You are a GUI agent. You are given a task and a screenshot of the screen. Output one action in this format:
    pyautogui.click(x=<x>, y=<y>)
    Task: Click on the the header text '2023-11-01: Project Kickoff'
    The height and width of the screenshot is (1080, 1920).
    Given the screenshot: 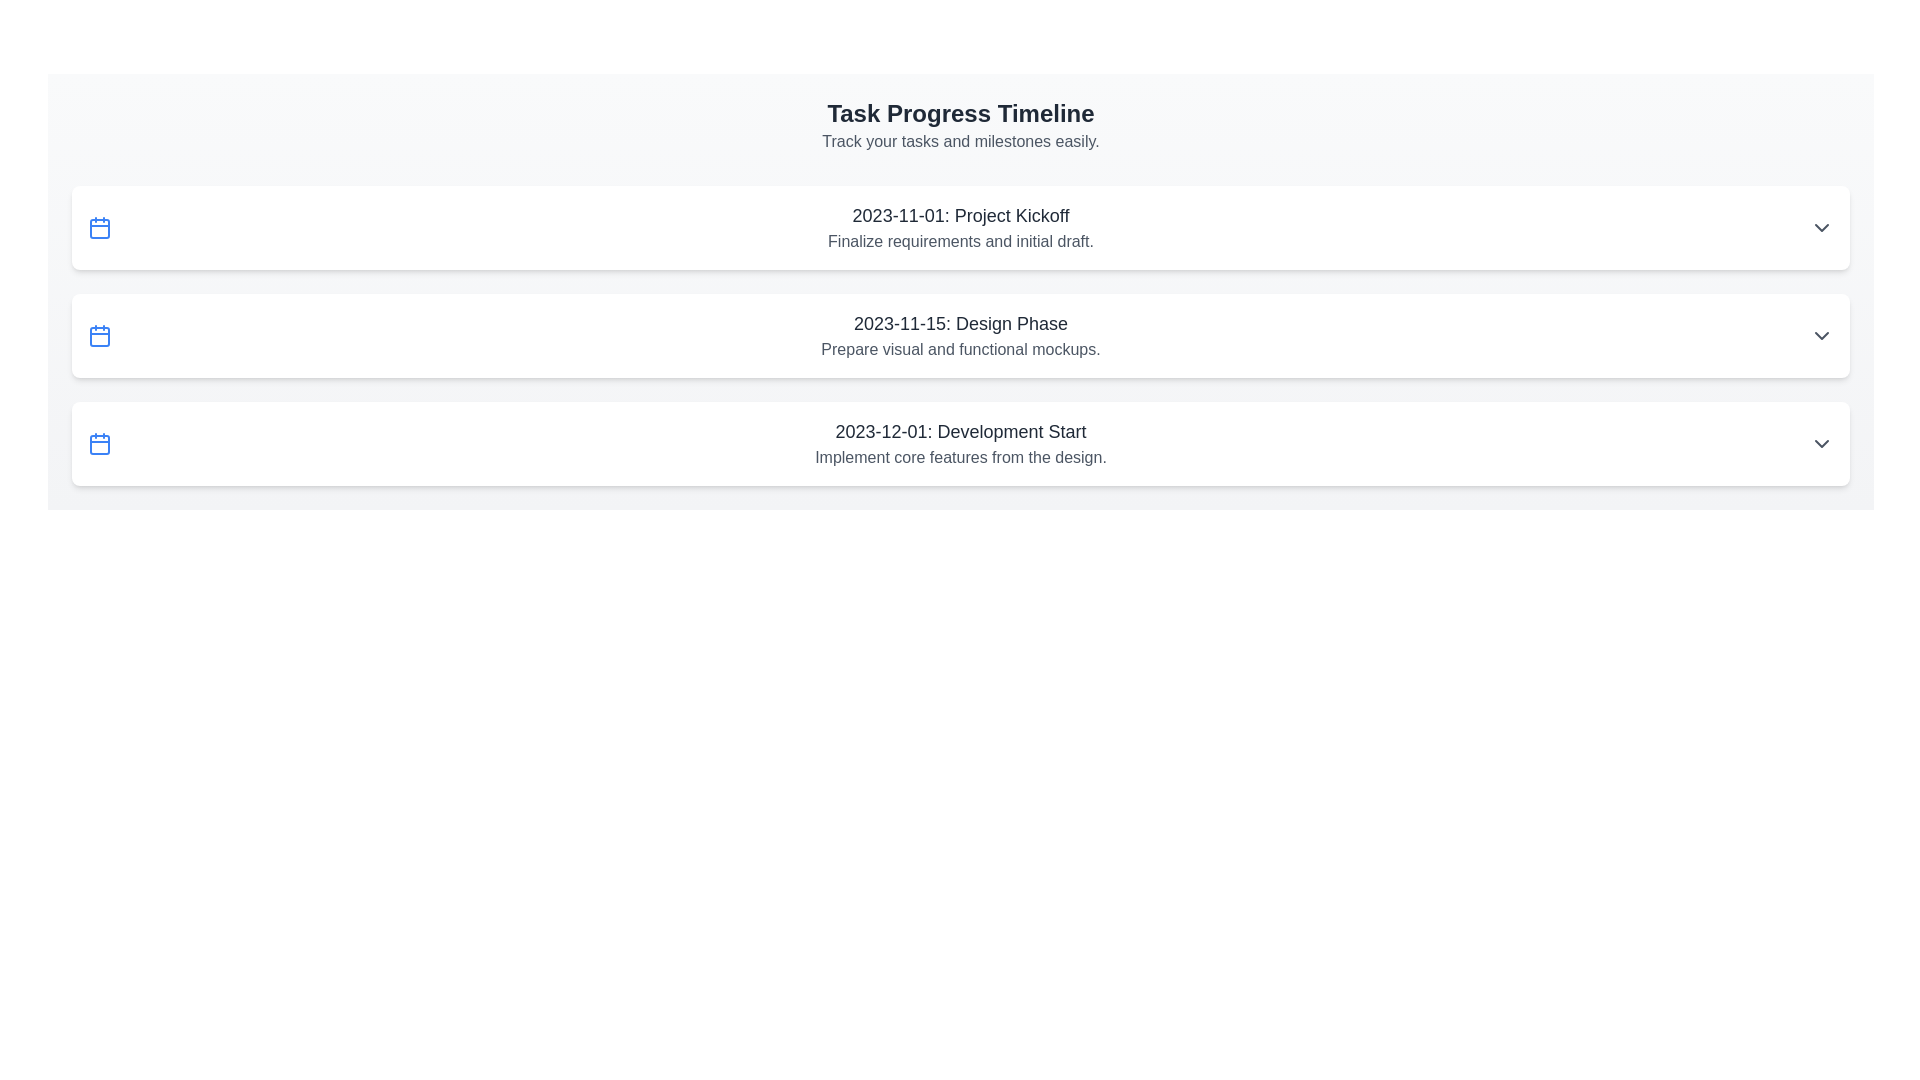 What is the action you would take?
    pyautogui.click(x=960, y=216)
    